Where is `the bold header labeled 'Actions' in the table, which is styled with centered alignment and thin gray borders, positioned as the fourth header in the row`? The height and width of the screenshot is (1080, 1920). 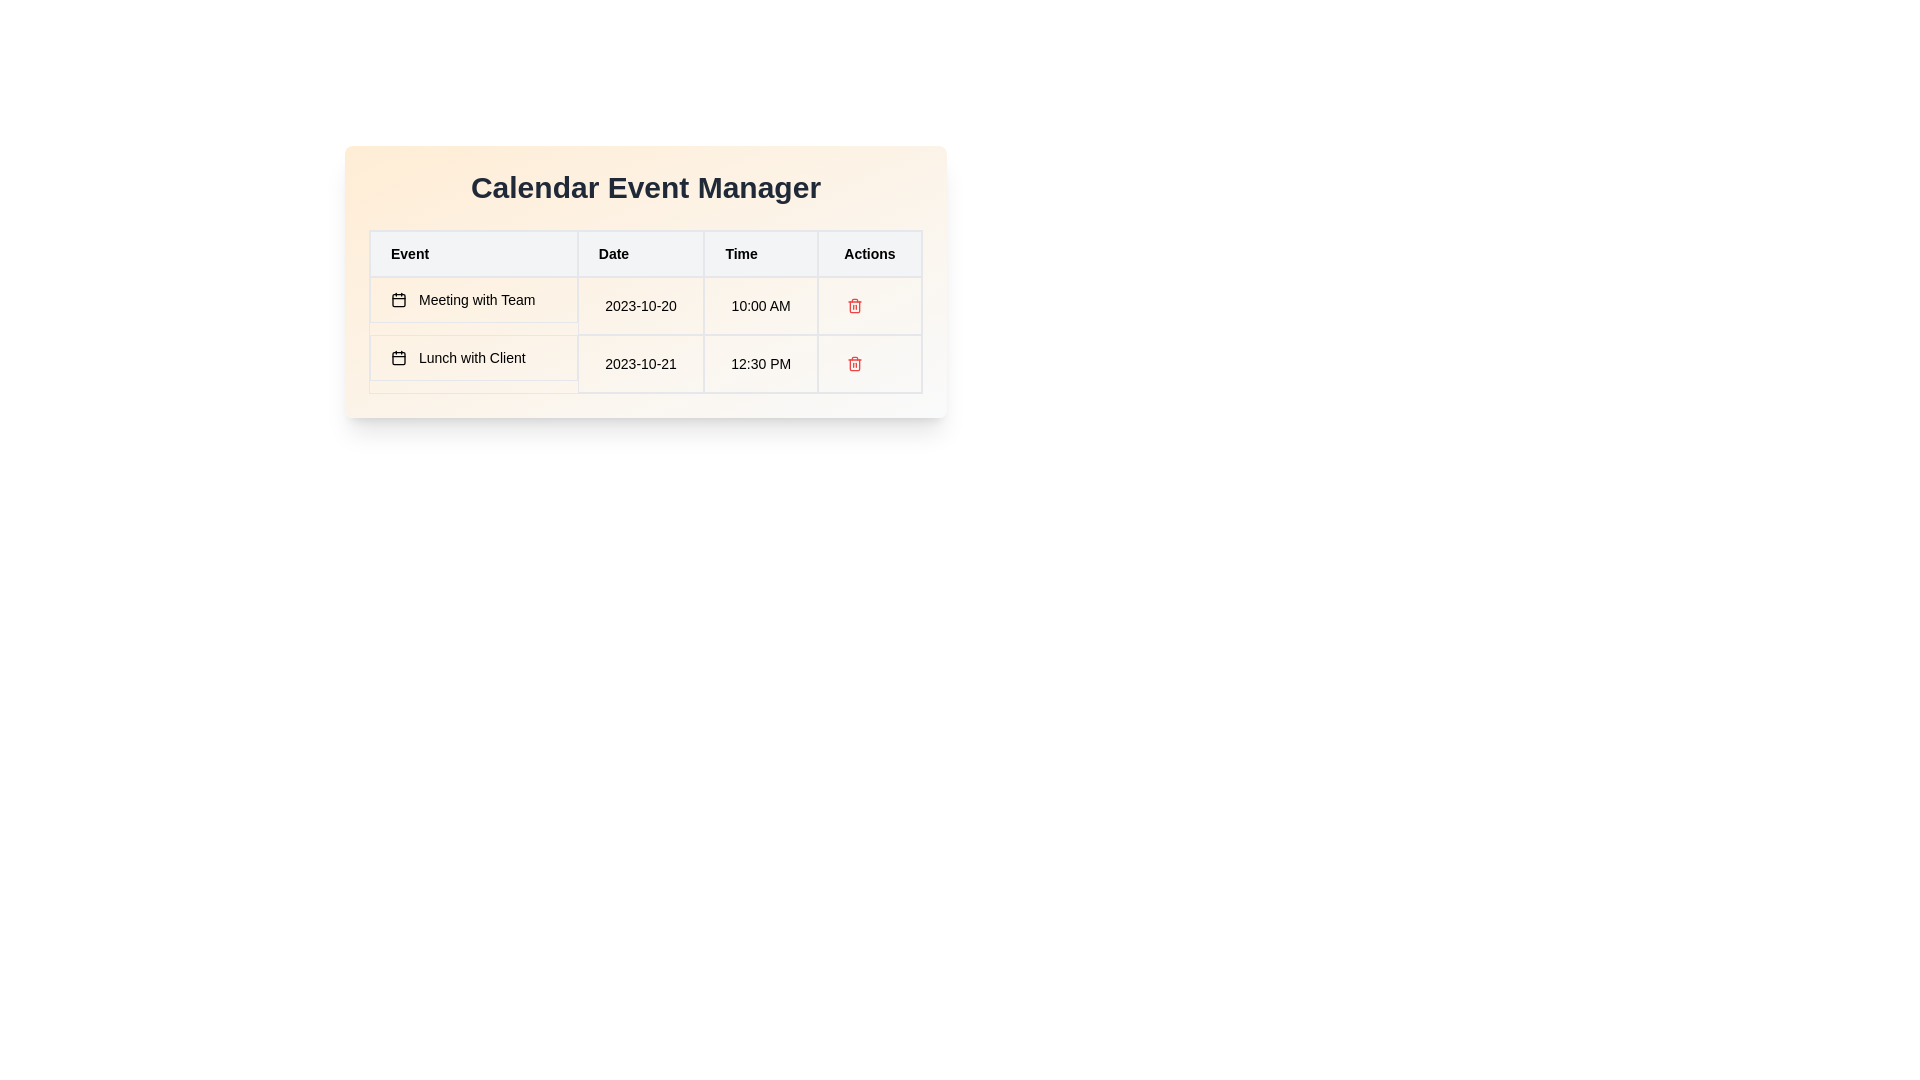 the bold header labeled 'Actions' in the table, which is styled with centered alignment and thin gray borders, positioned as the fourth header in the row is located at coordinates (869, 253).